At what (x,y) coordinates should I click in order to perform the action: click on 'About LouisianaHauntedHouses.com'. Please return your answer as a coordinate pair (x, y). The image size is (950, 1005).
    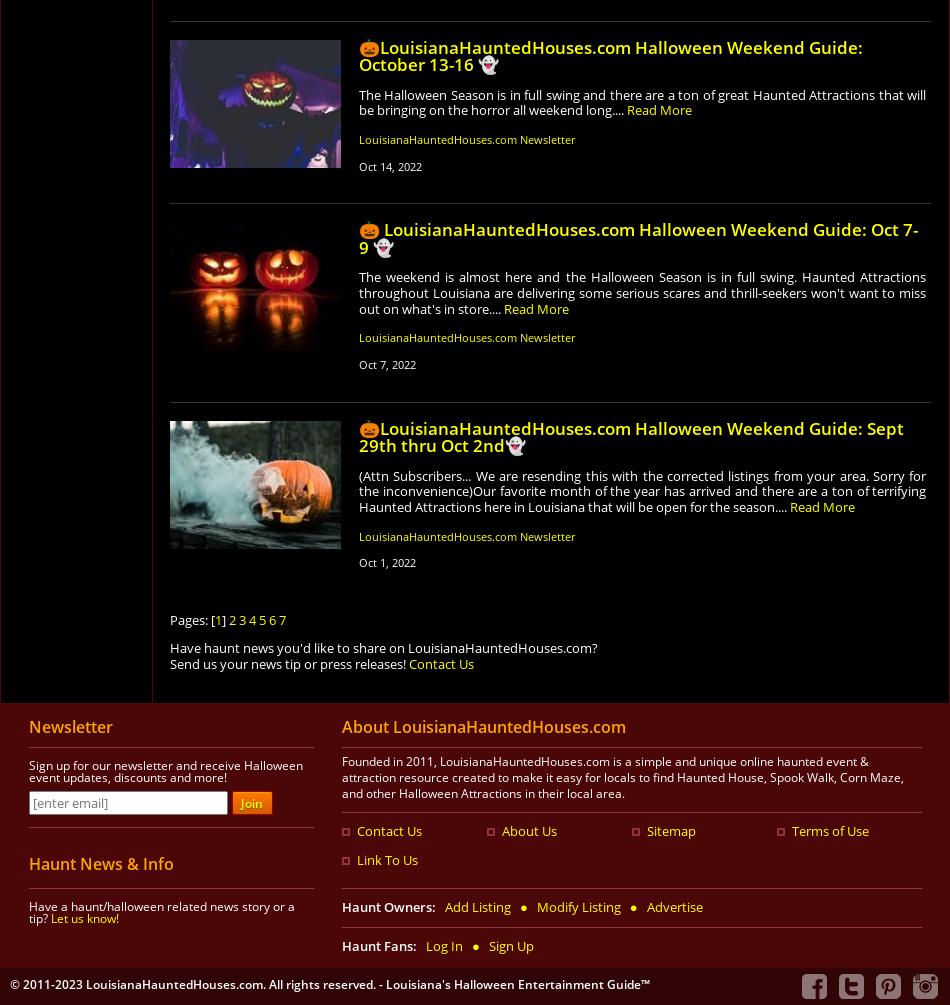
    Looking at the image, I should click on (484, 726).